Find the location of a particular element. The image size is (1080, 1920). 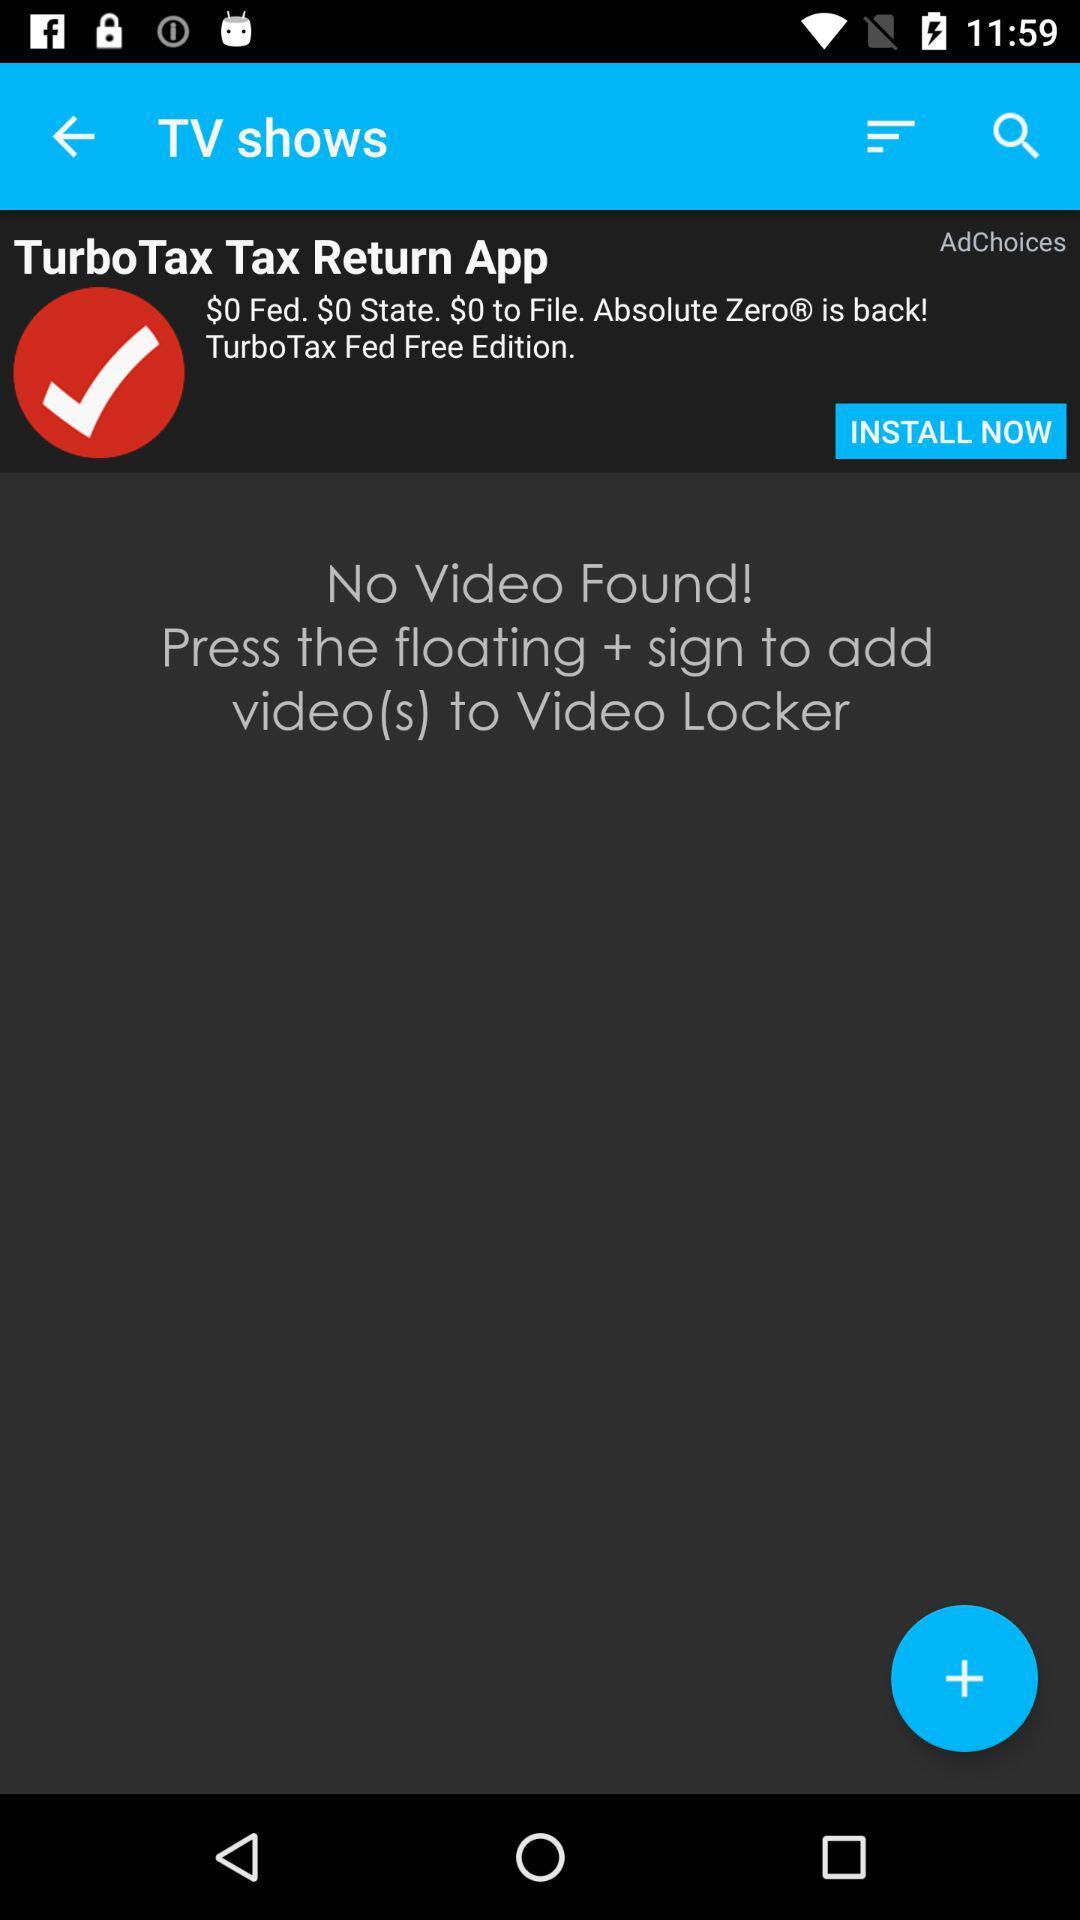

the app to the left of adchoices is located at coordinates (444, 254).